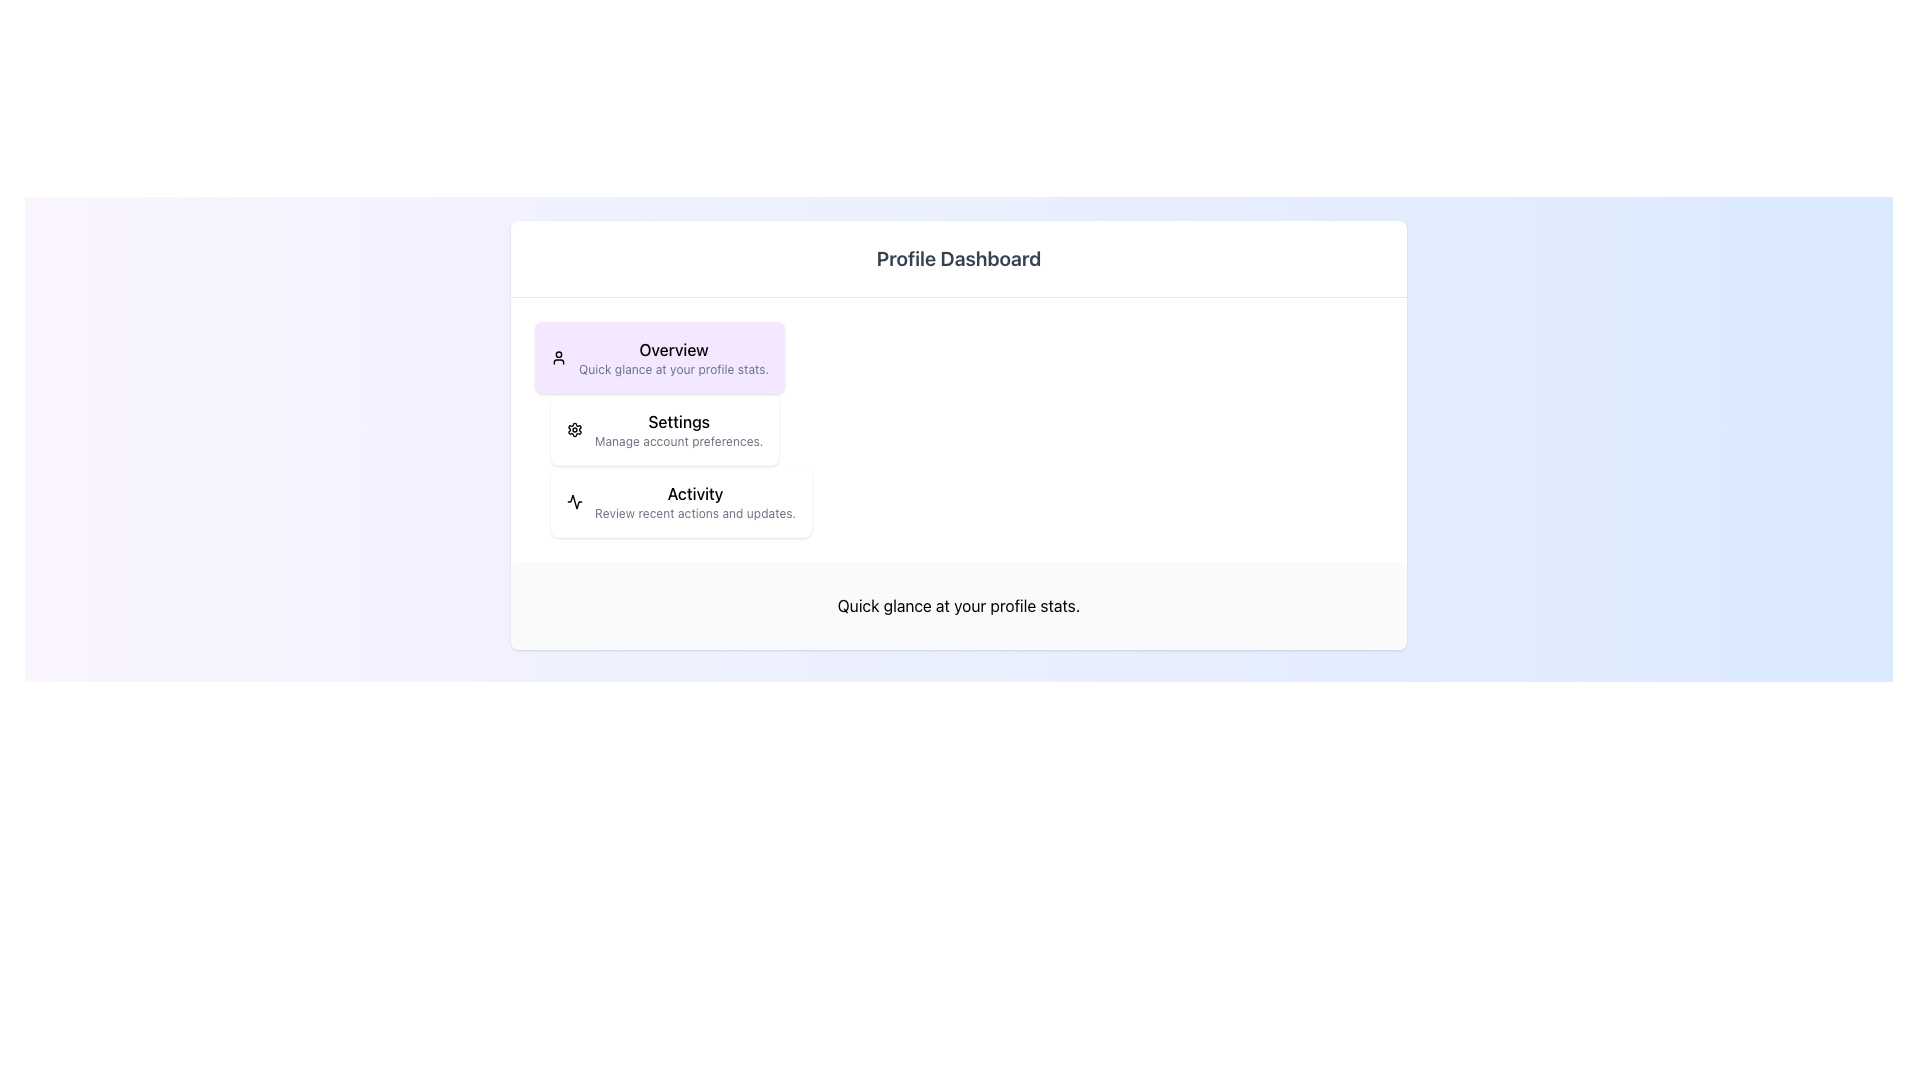  Describe the element at coordinates (674, 370) in the screenshot. I see `the informational text located directly below the 'Overview' section in the profile dashboard sidebar menu` at that location.